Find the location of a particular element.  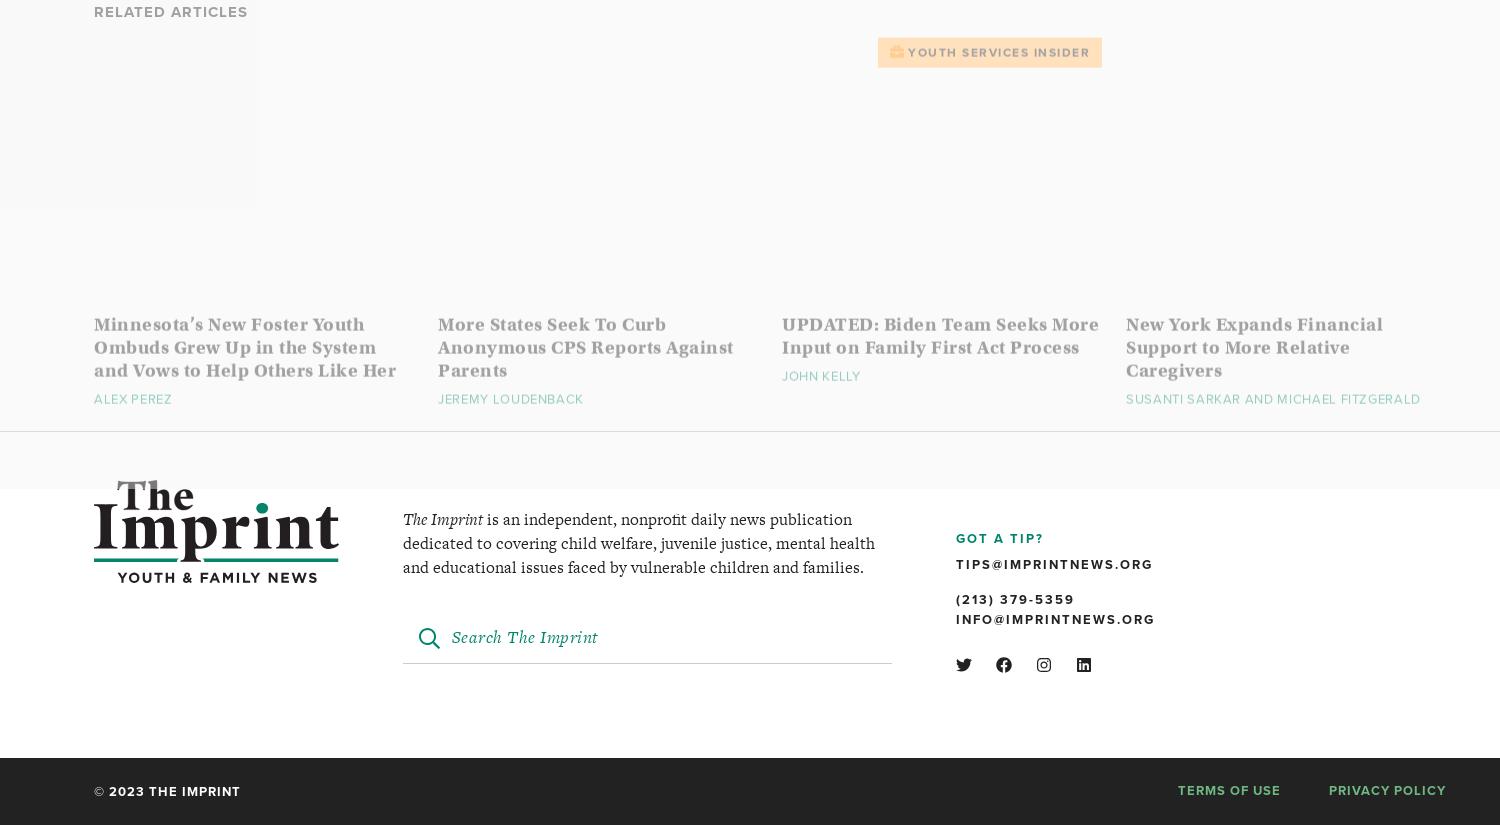

'Jeremy Loudenback' is located at coordinates (438, 440).